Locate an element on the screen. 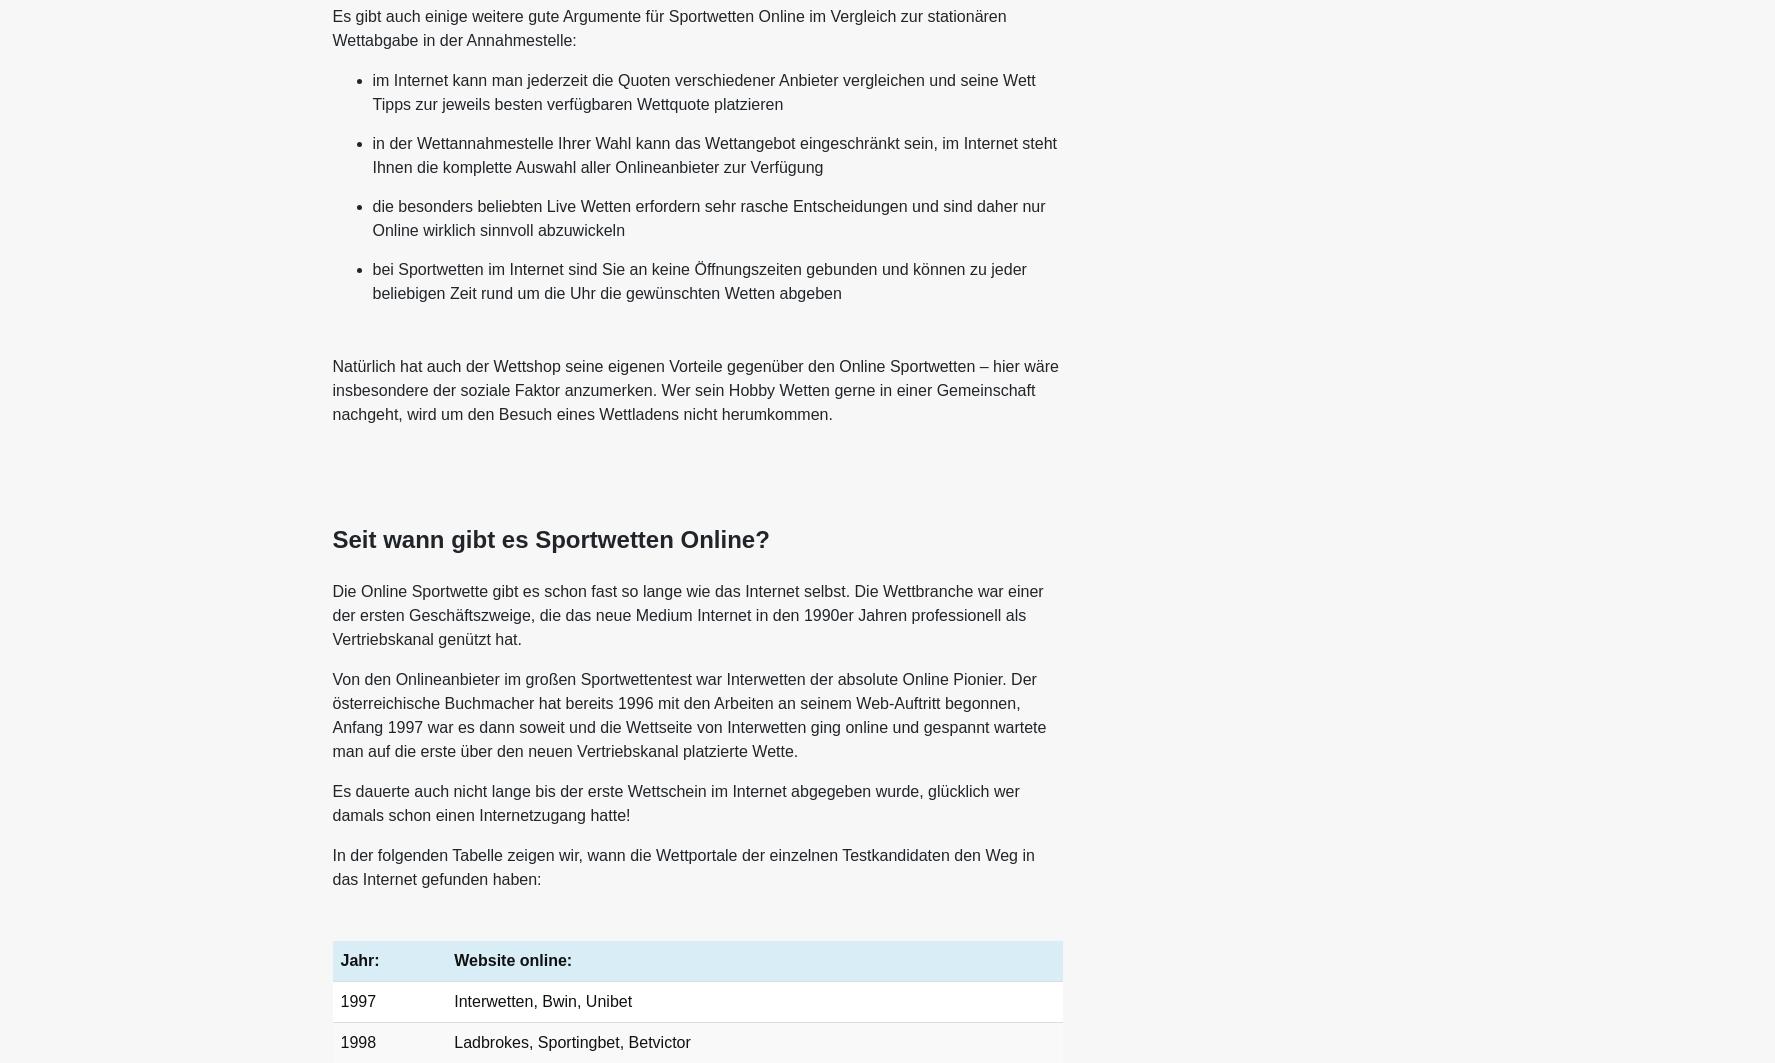 This screenshot has height=1063, width=1775. 'bei Sportwetten im Internet sind Sie an keine Öffnungszeiten gebunden und können zu jeder beliebigen Zeit rund um die Uhr die gewünschten Wetten abgeben' is located at coordinates (697, 281).